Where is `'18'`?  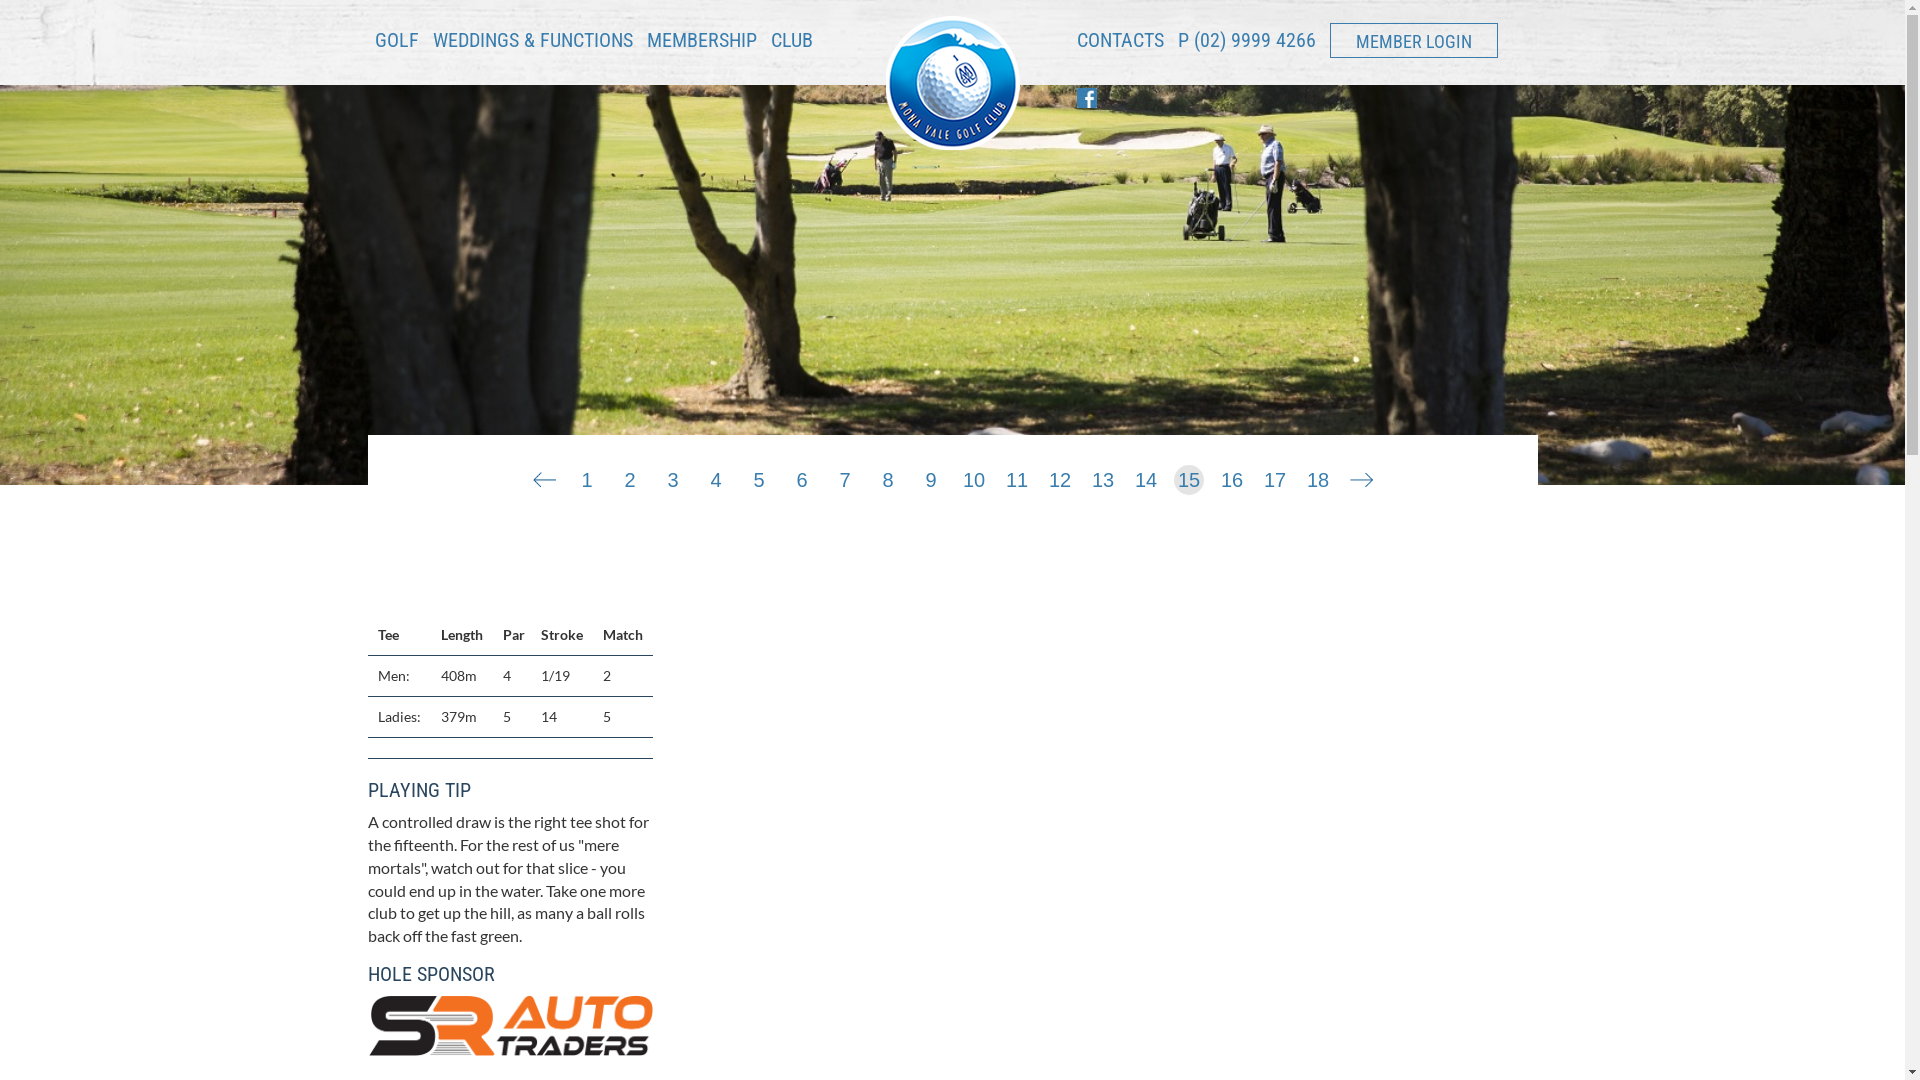 '18' is located at coordinates (1318, 475).